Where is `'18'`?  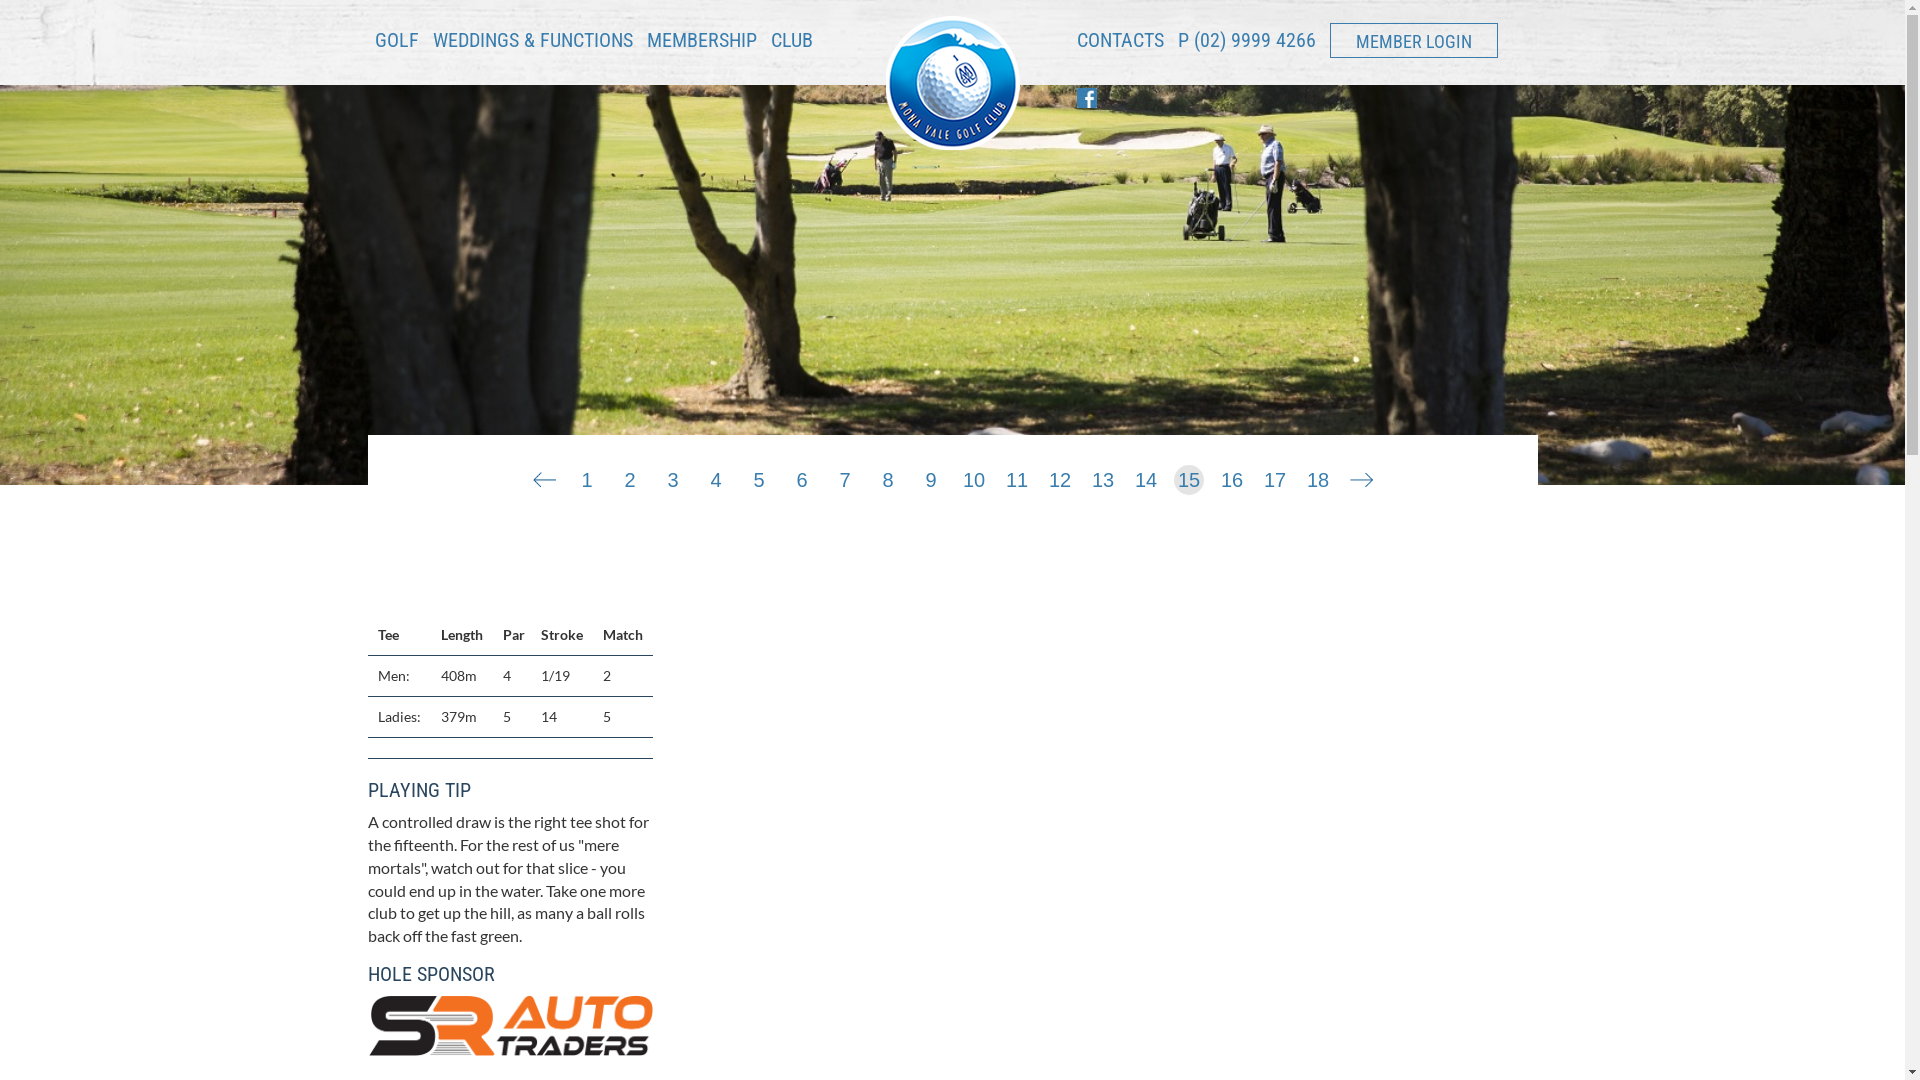 '18' is located at coordinates (1318, 475).